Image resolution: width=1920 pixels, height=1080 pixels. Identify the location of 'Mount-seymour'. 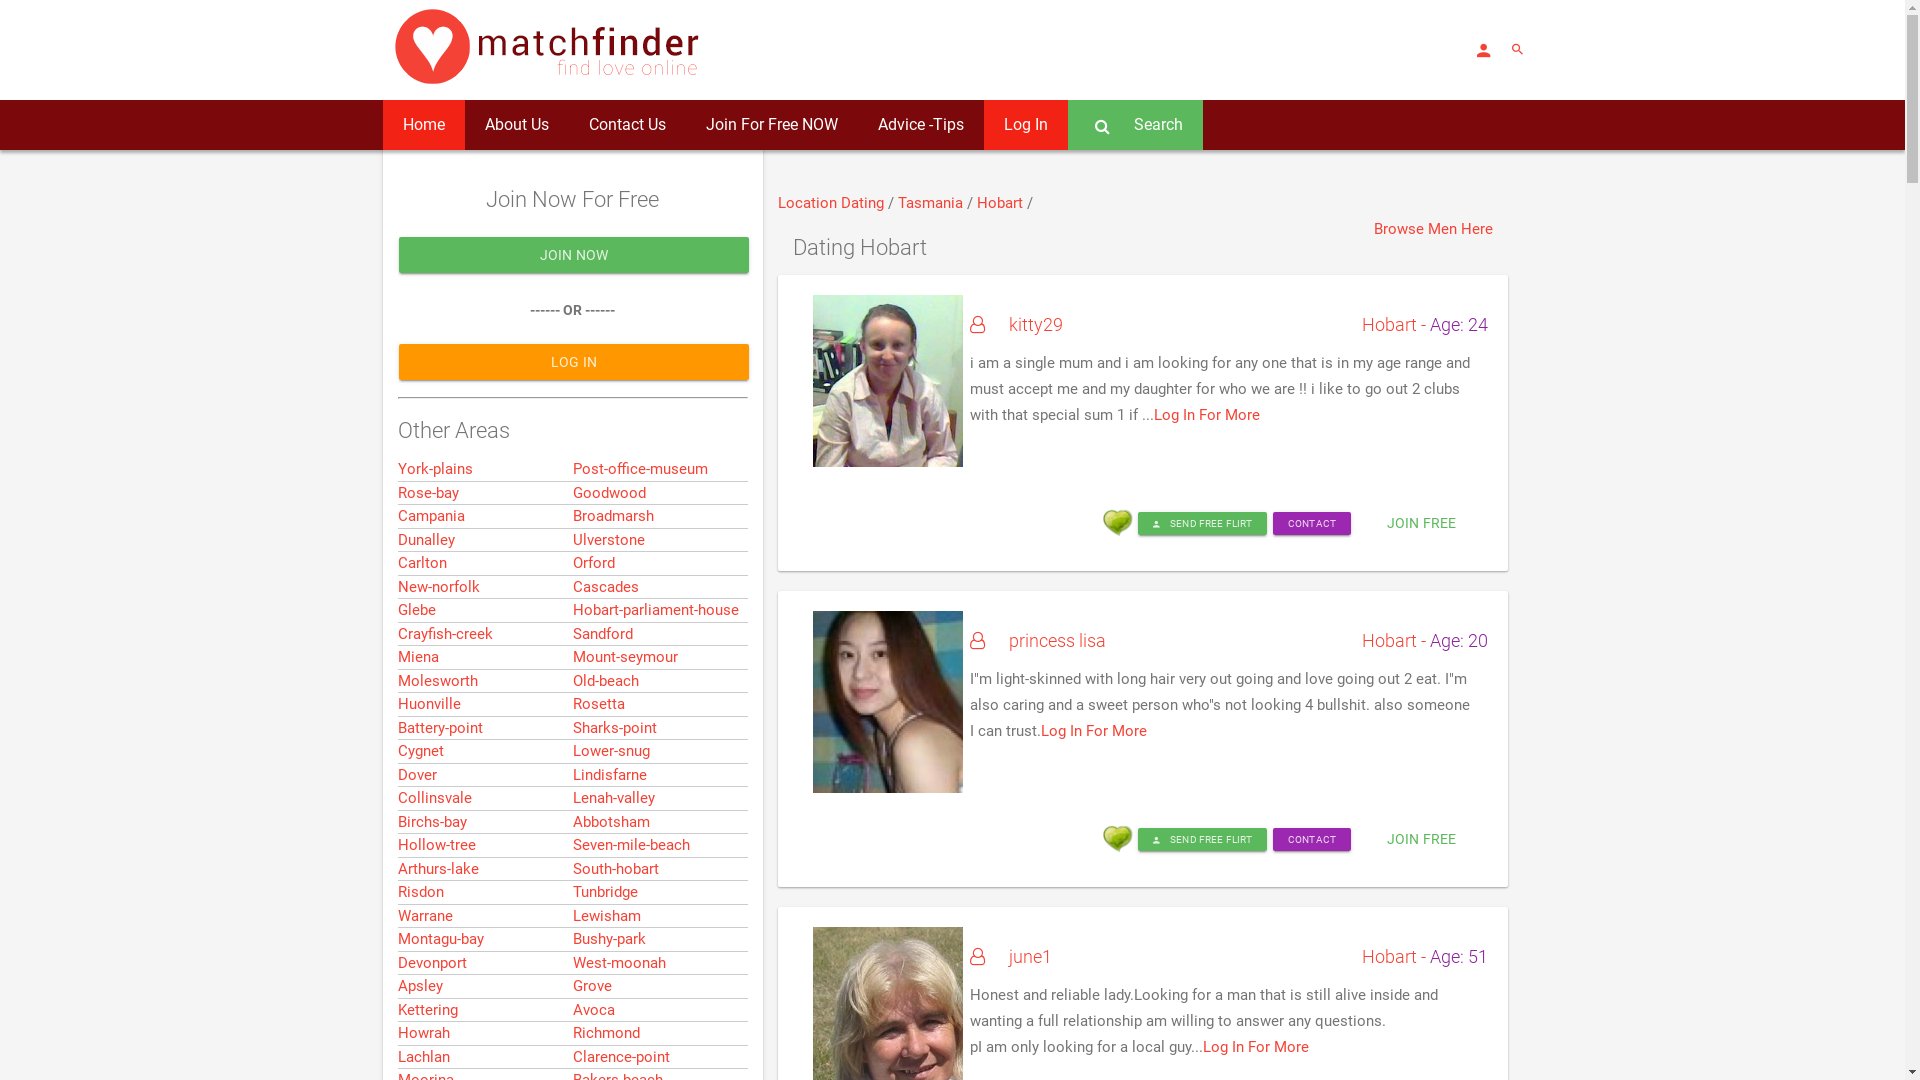
(623, 656).